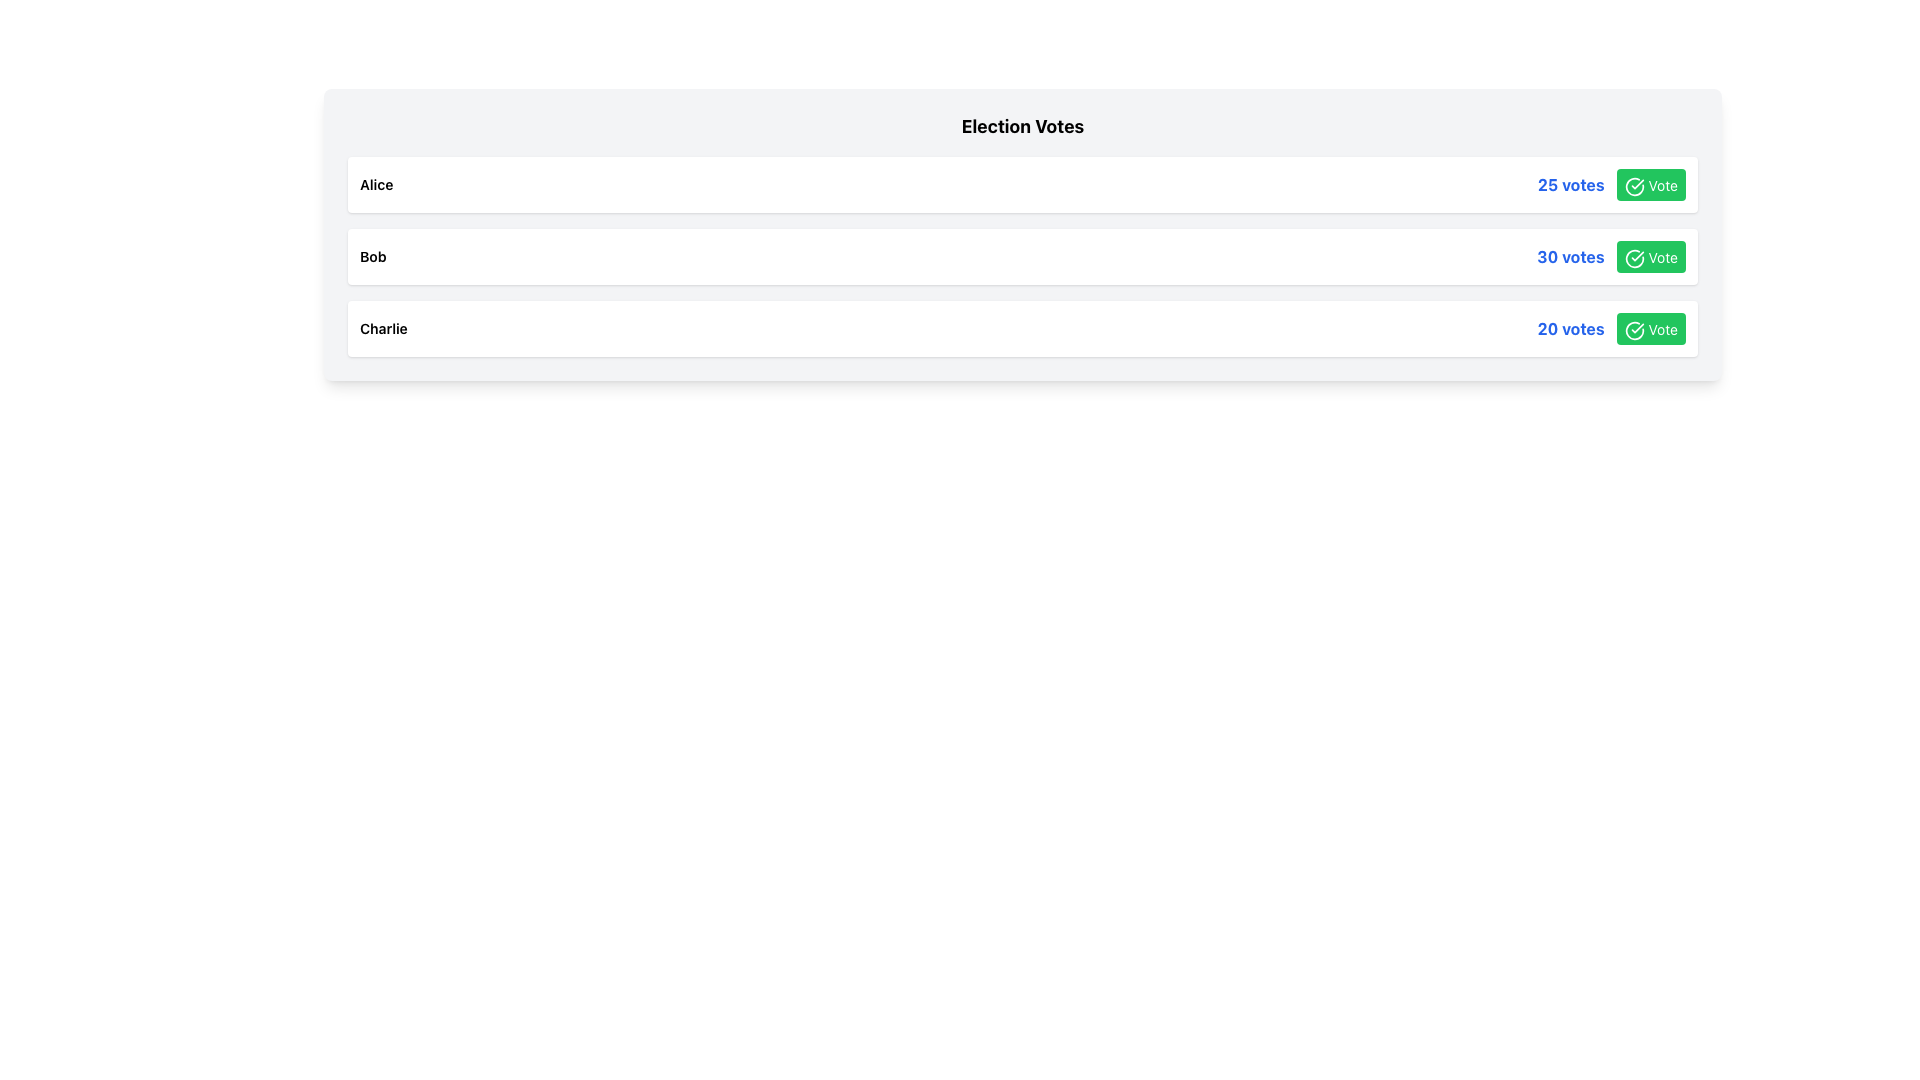 The height and width of the screenshot is (1080, 1920). I want to click on the affirmative action icon located inside the 'Vote' button at the top-most row of the displayed list, following the text '25 votes', so click(1634, 186).